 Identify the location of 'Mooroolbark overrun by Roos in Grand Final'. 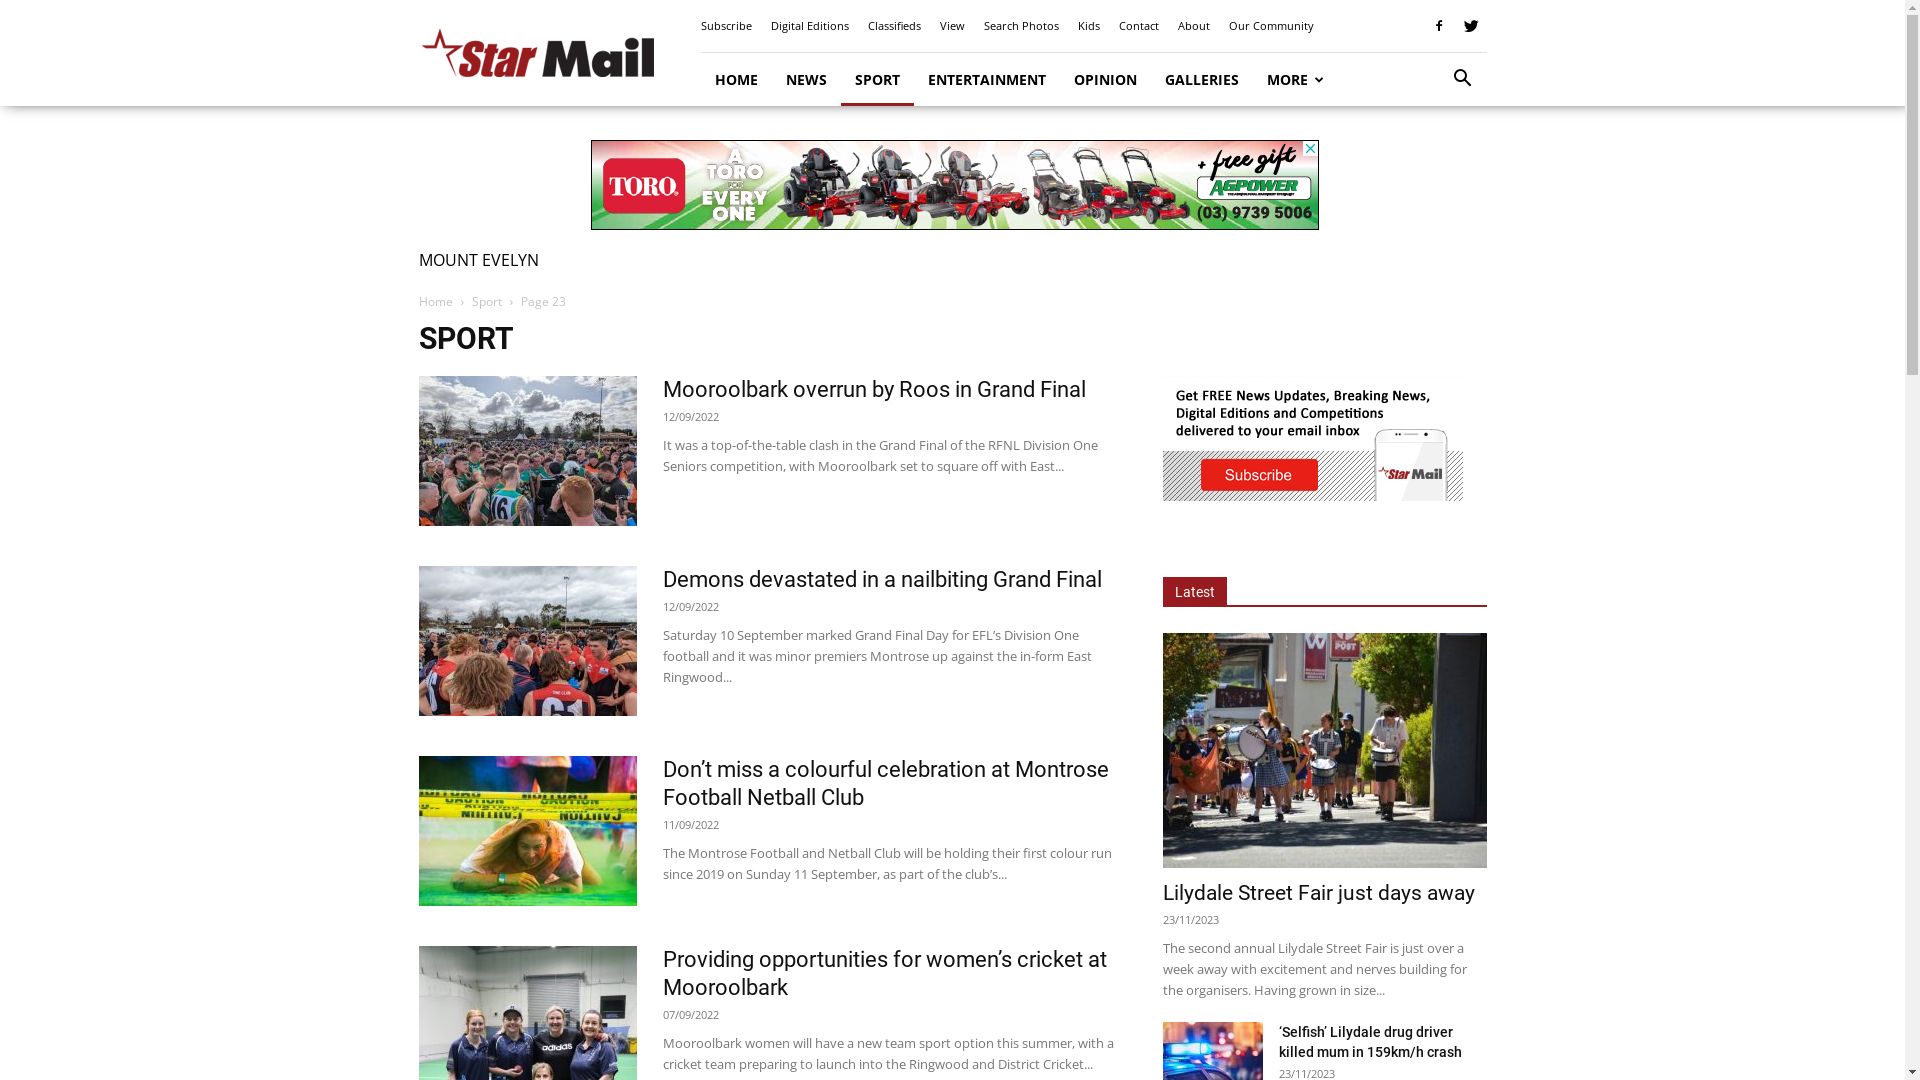
(527, 451).